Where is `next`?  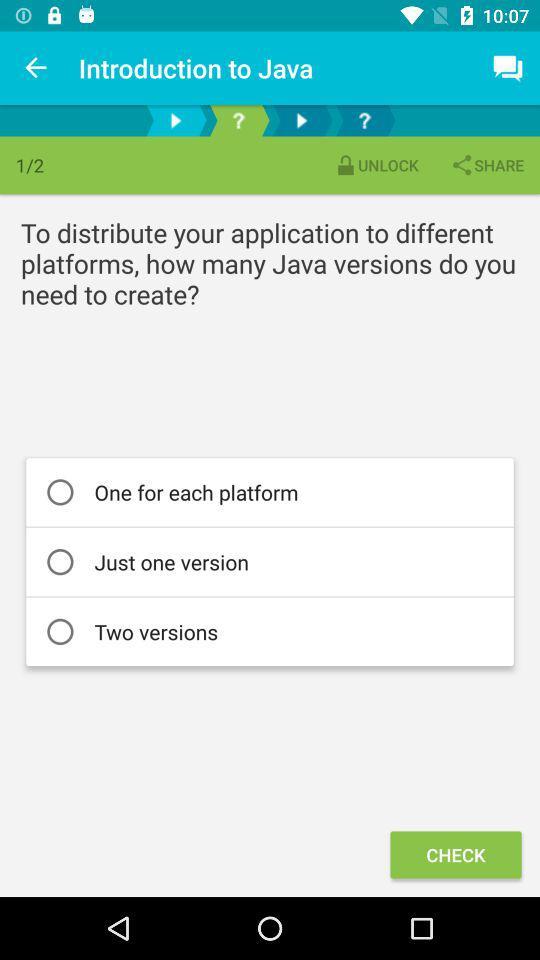
next is located at coordinates (300, 120).